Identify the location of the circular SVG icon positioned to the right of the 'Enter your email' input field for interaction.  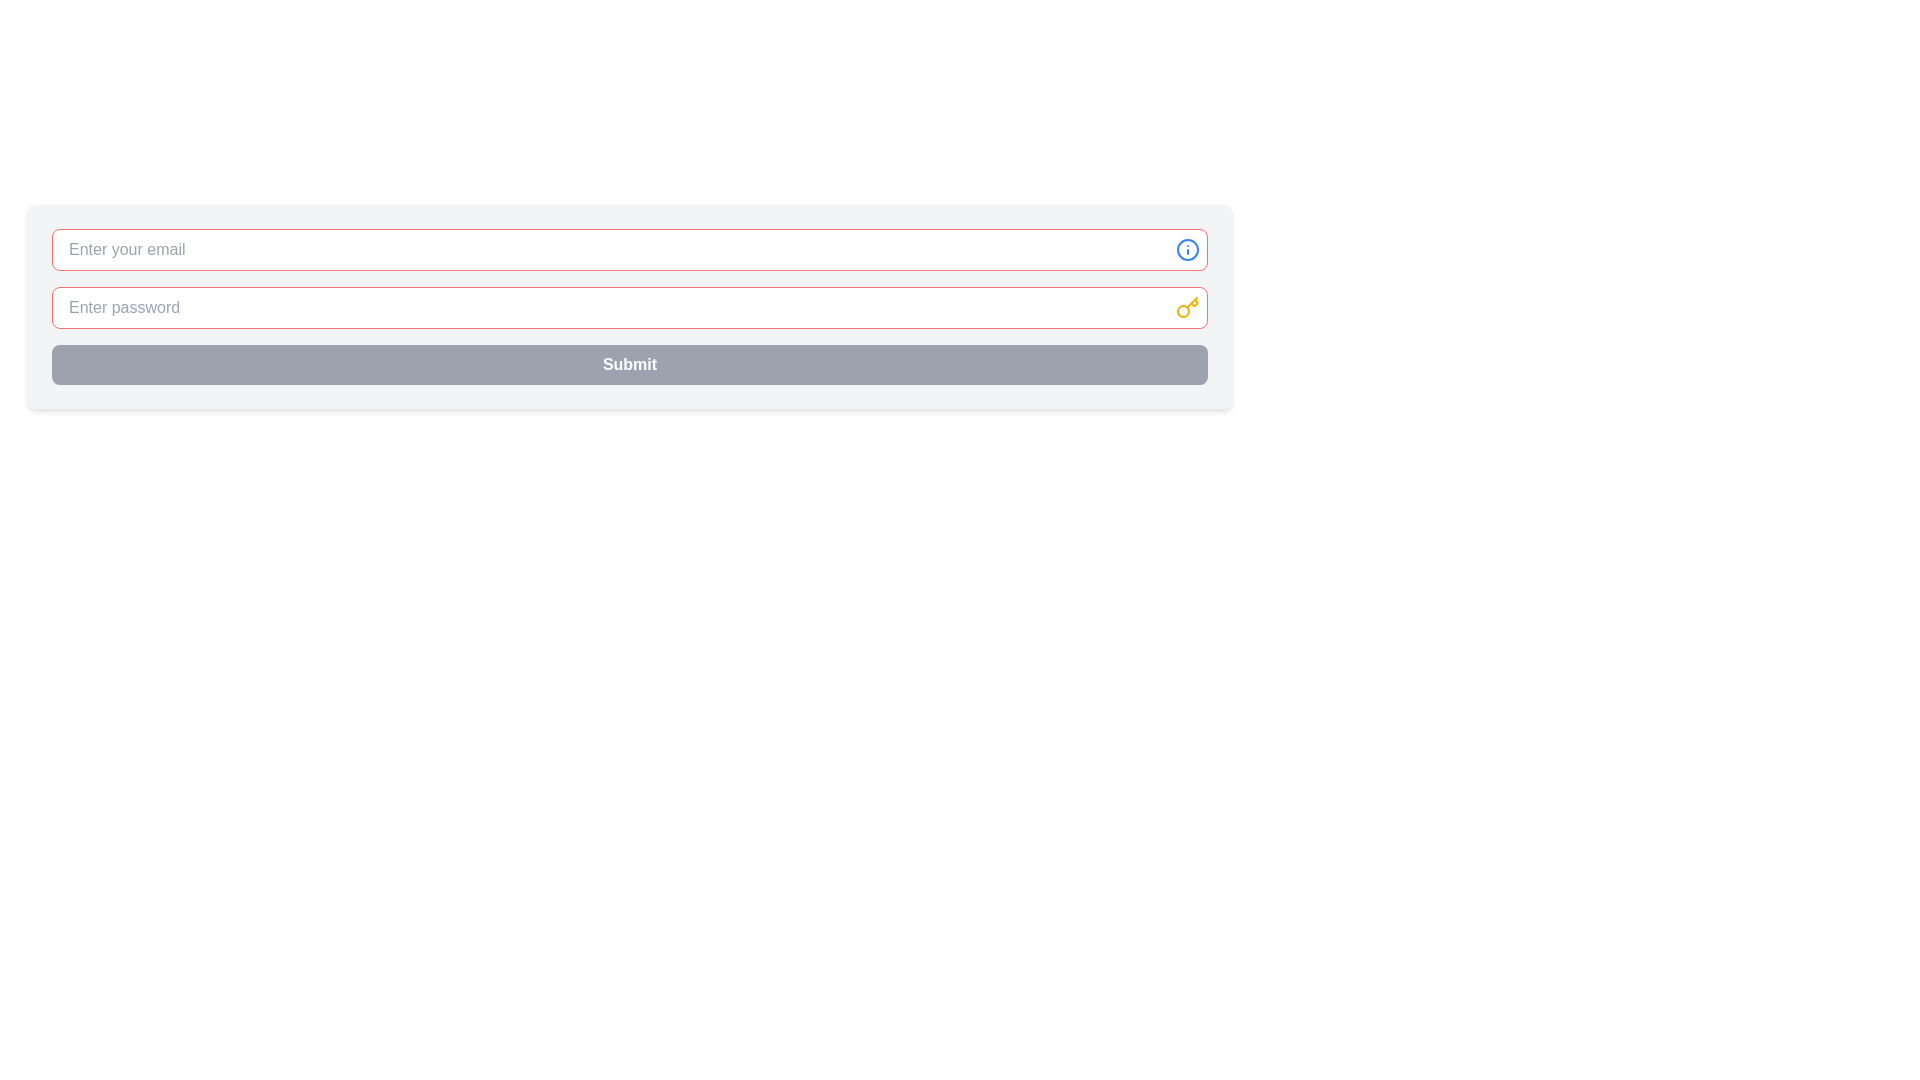
(1188, 249).